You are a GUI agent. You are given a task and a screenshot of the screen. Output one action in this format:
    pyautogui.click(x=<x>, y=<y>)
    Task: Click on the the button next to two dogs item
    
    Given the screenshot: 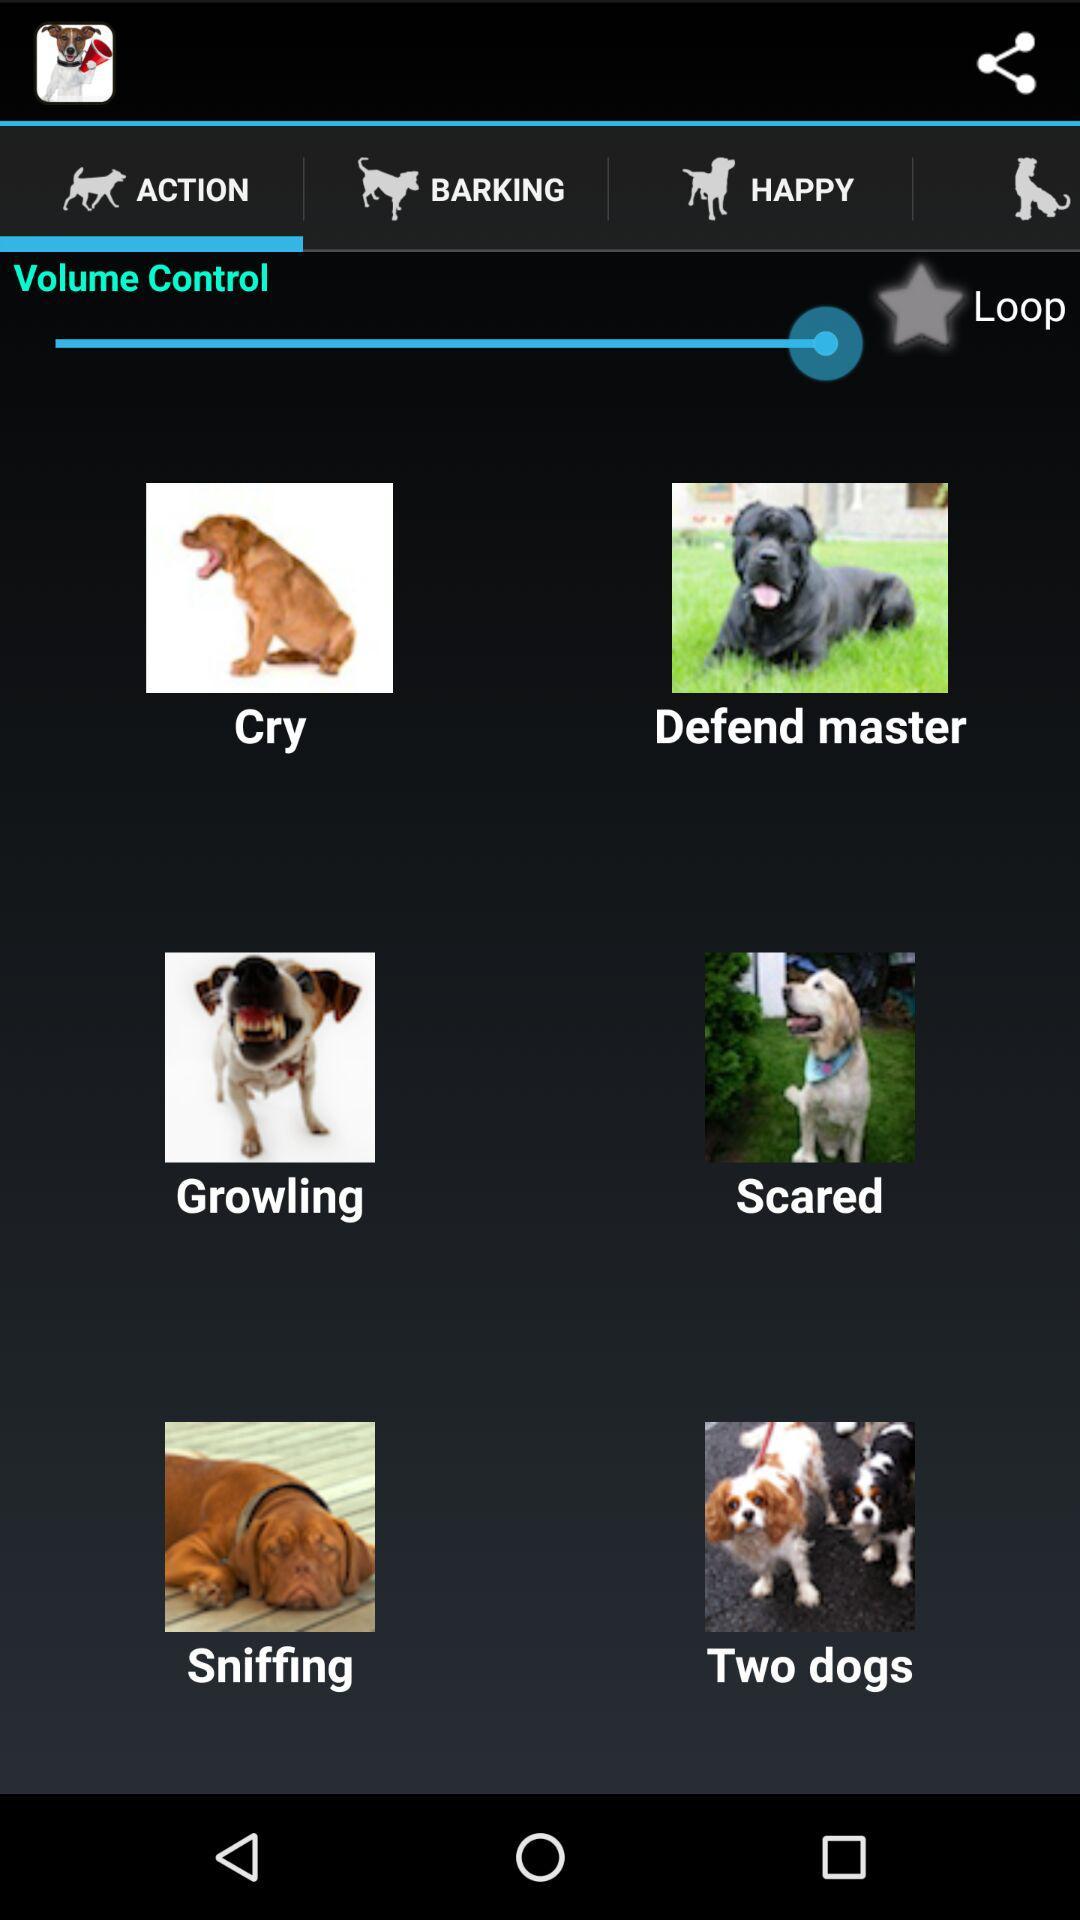 What is the action you would take?
    pyautogui.click(x=270, y=1557)
    